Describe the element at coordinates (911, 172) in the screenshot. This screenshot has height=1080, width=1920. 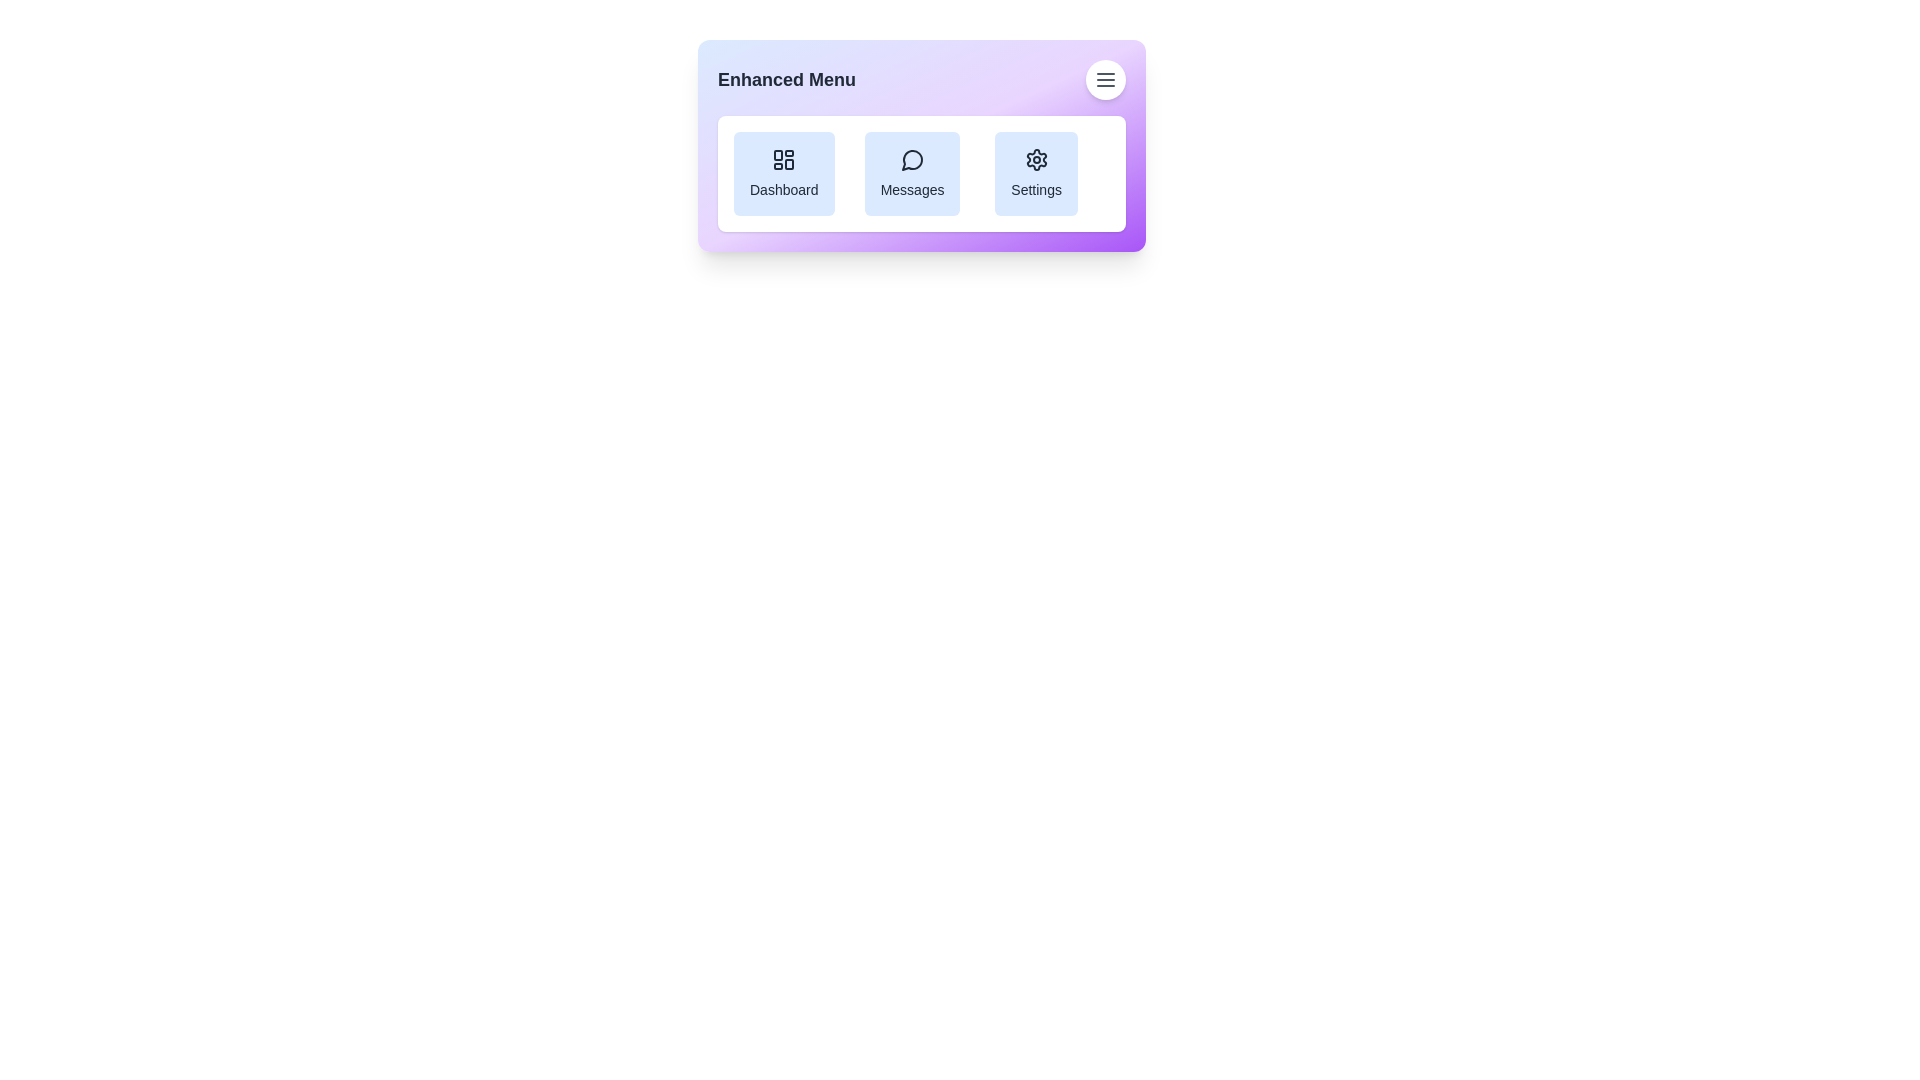
I see `the Messages button` at that location.